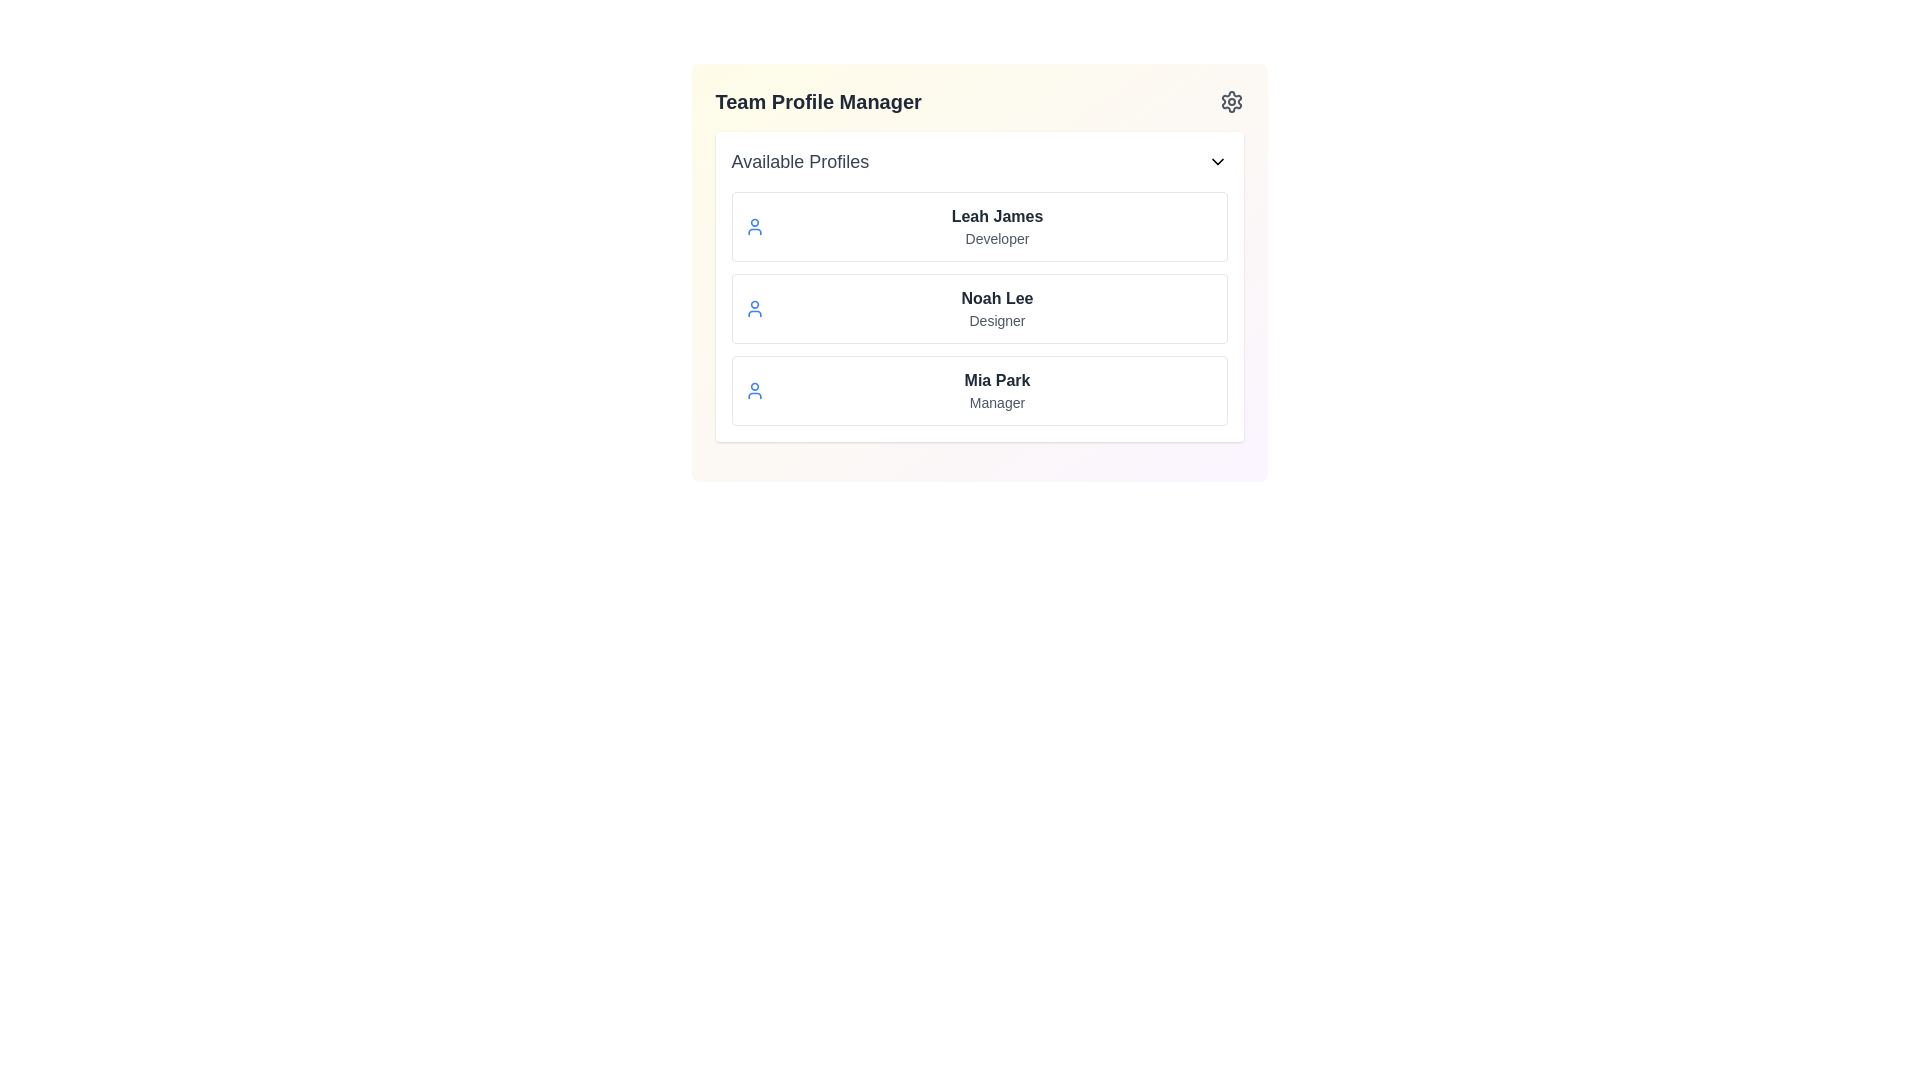  I want to click on the text label displaying 'Developer' located directly beneath the name 'Leah James' in the user profile section, so click(997, 238).